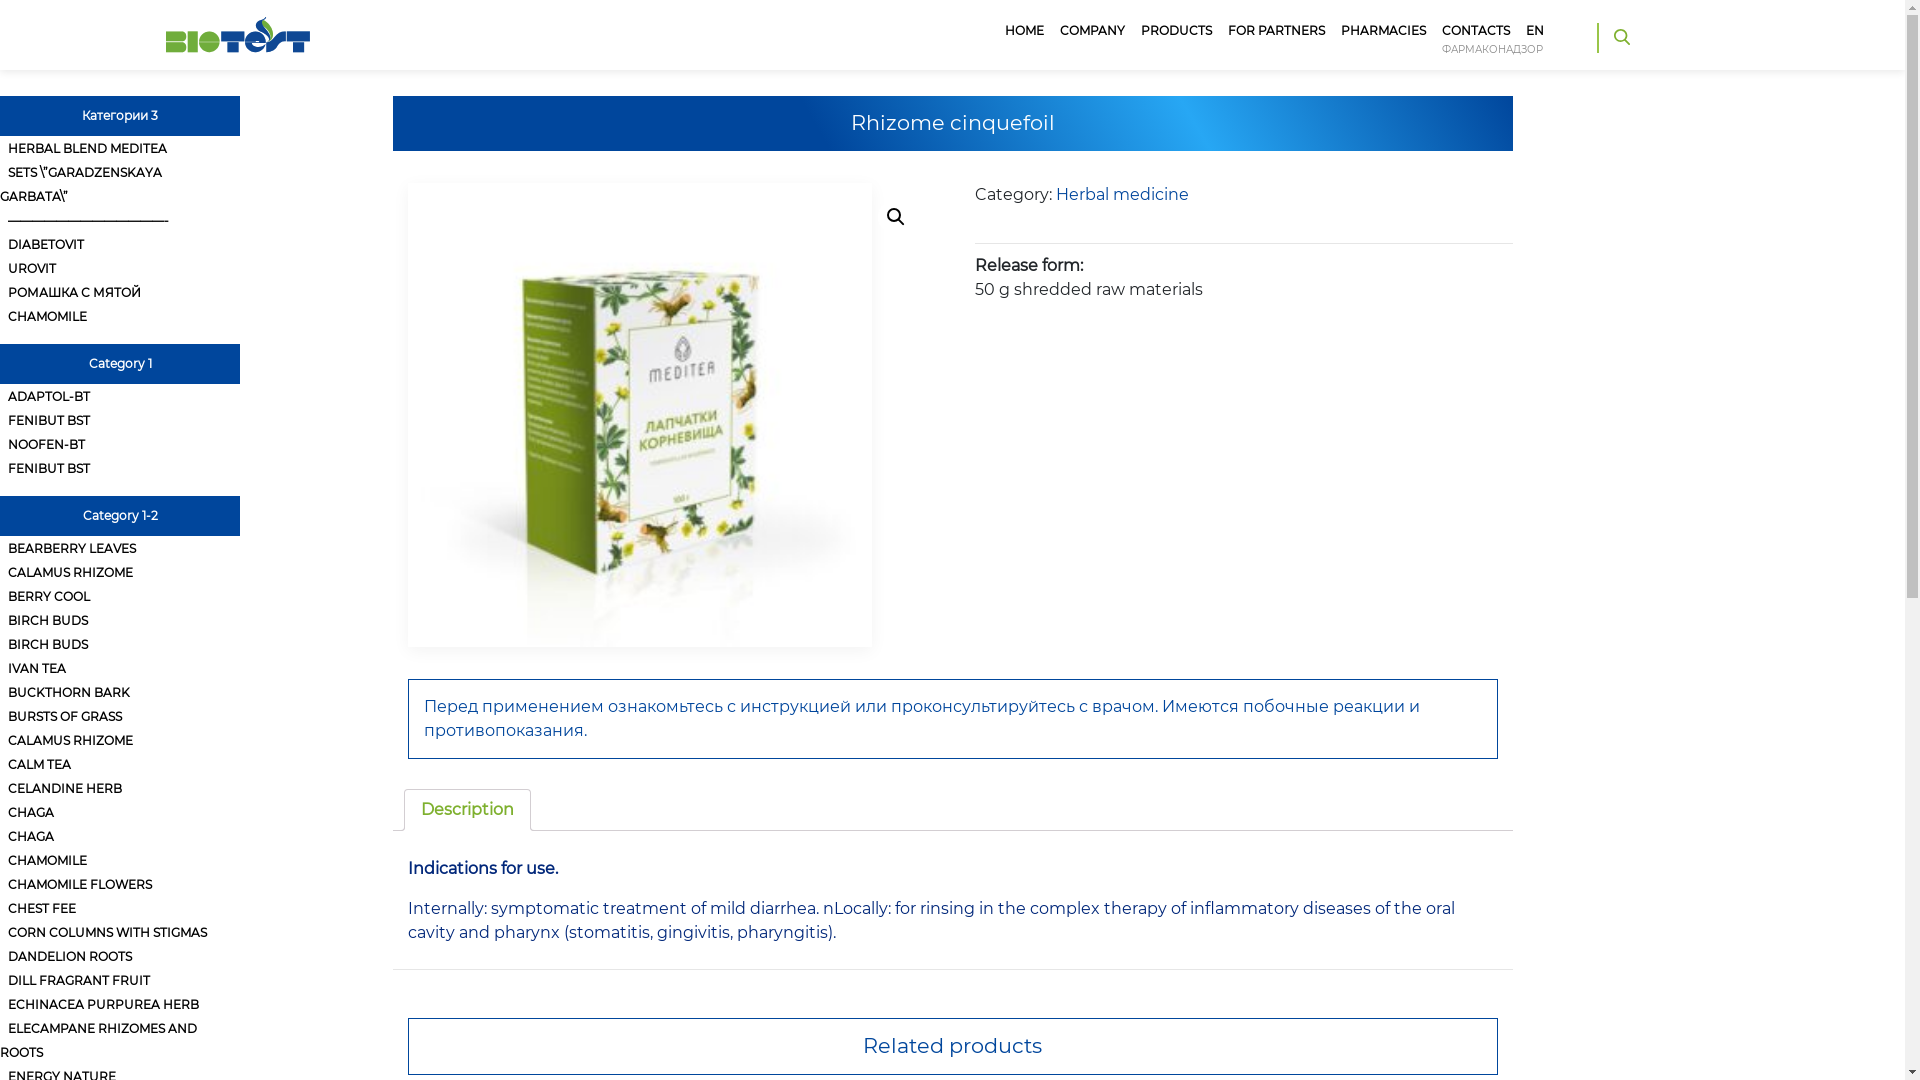  I want to click on 'CHAMOMILE', so click(47, 315).